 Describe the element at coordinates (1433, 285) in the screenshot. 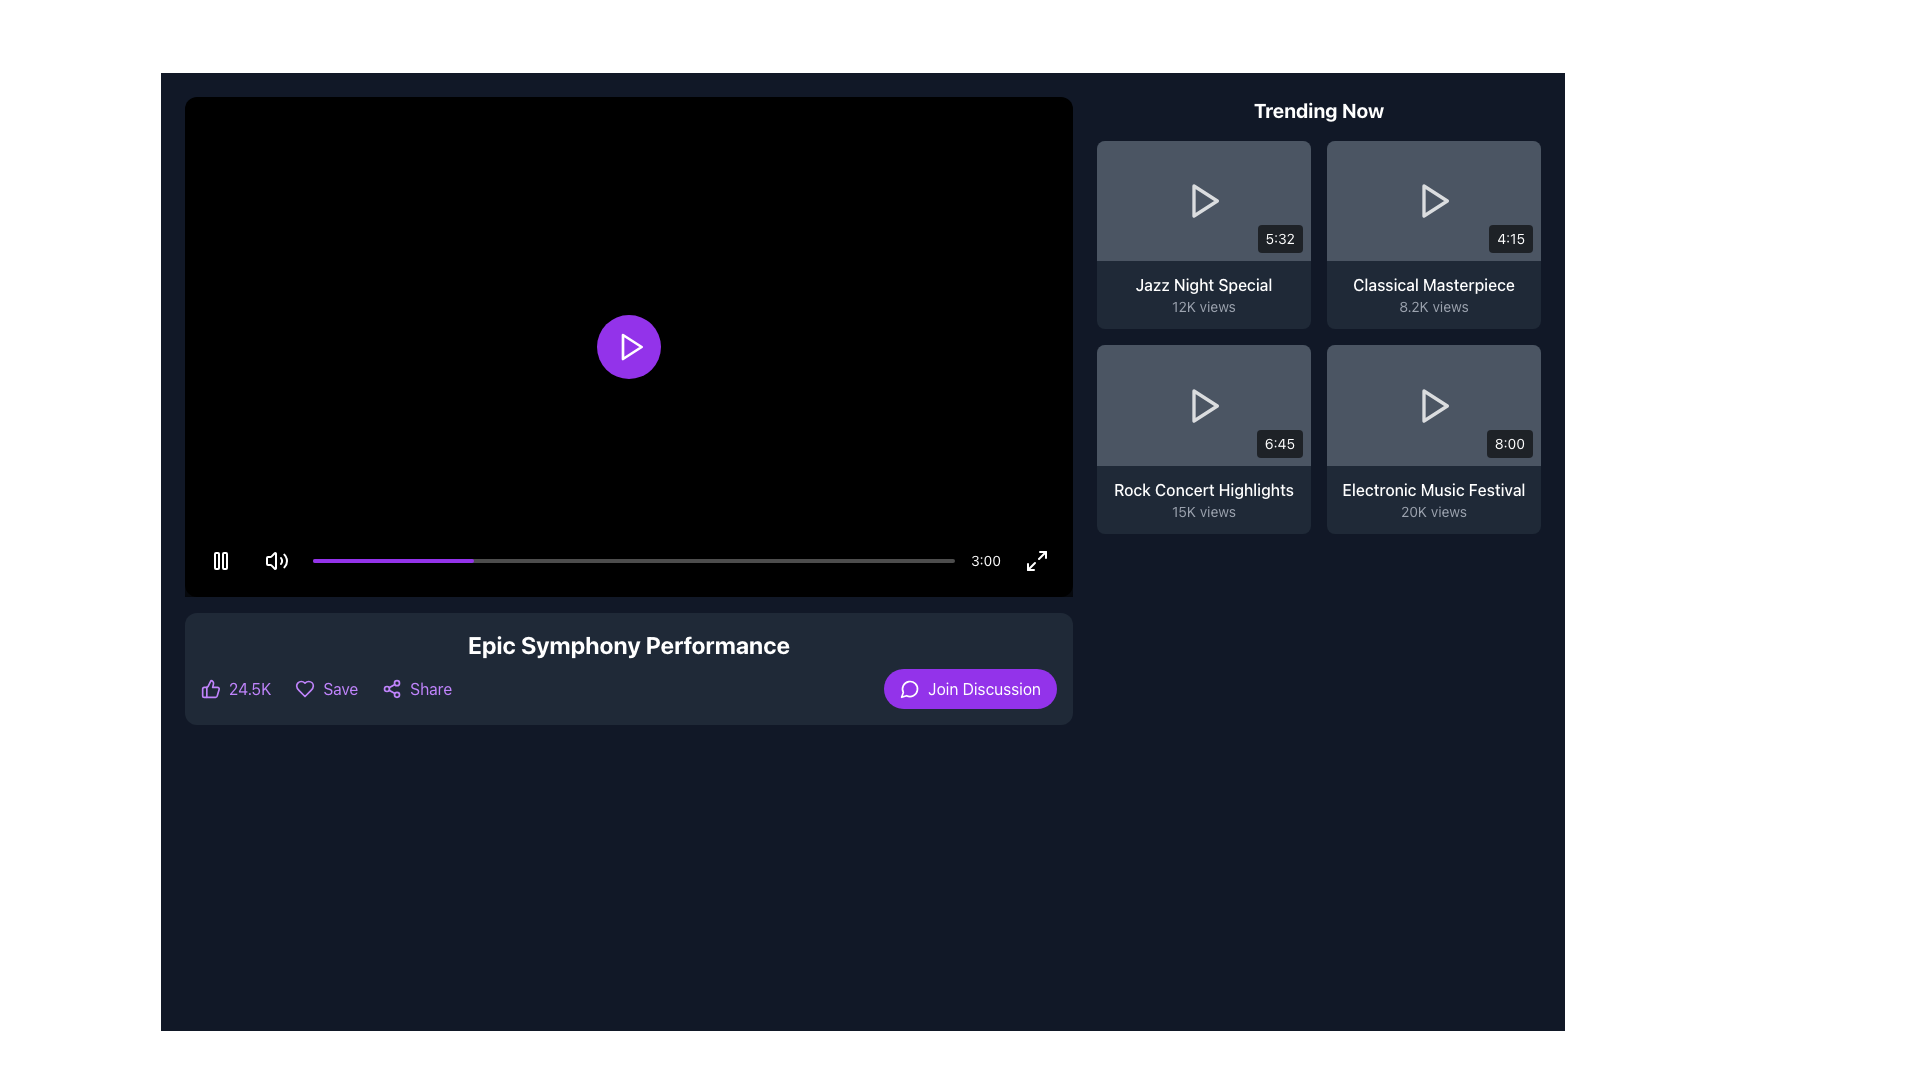

I see `the text label displaying 'Classical Masterpiece' in white color, positioned above '8.2K views' within the 'Trending Now' section` at that location.